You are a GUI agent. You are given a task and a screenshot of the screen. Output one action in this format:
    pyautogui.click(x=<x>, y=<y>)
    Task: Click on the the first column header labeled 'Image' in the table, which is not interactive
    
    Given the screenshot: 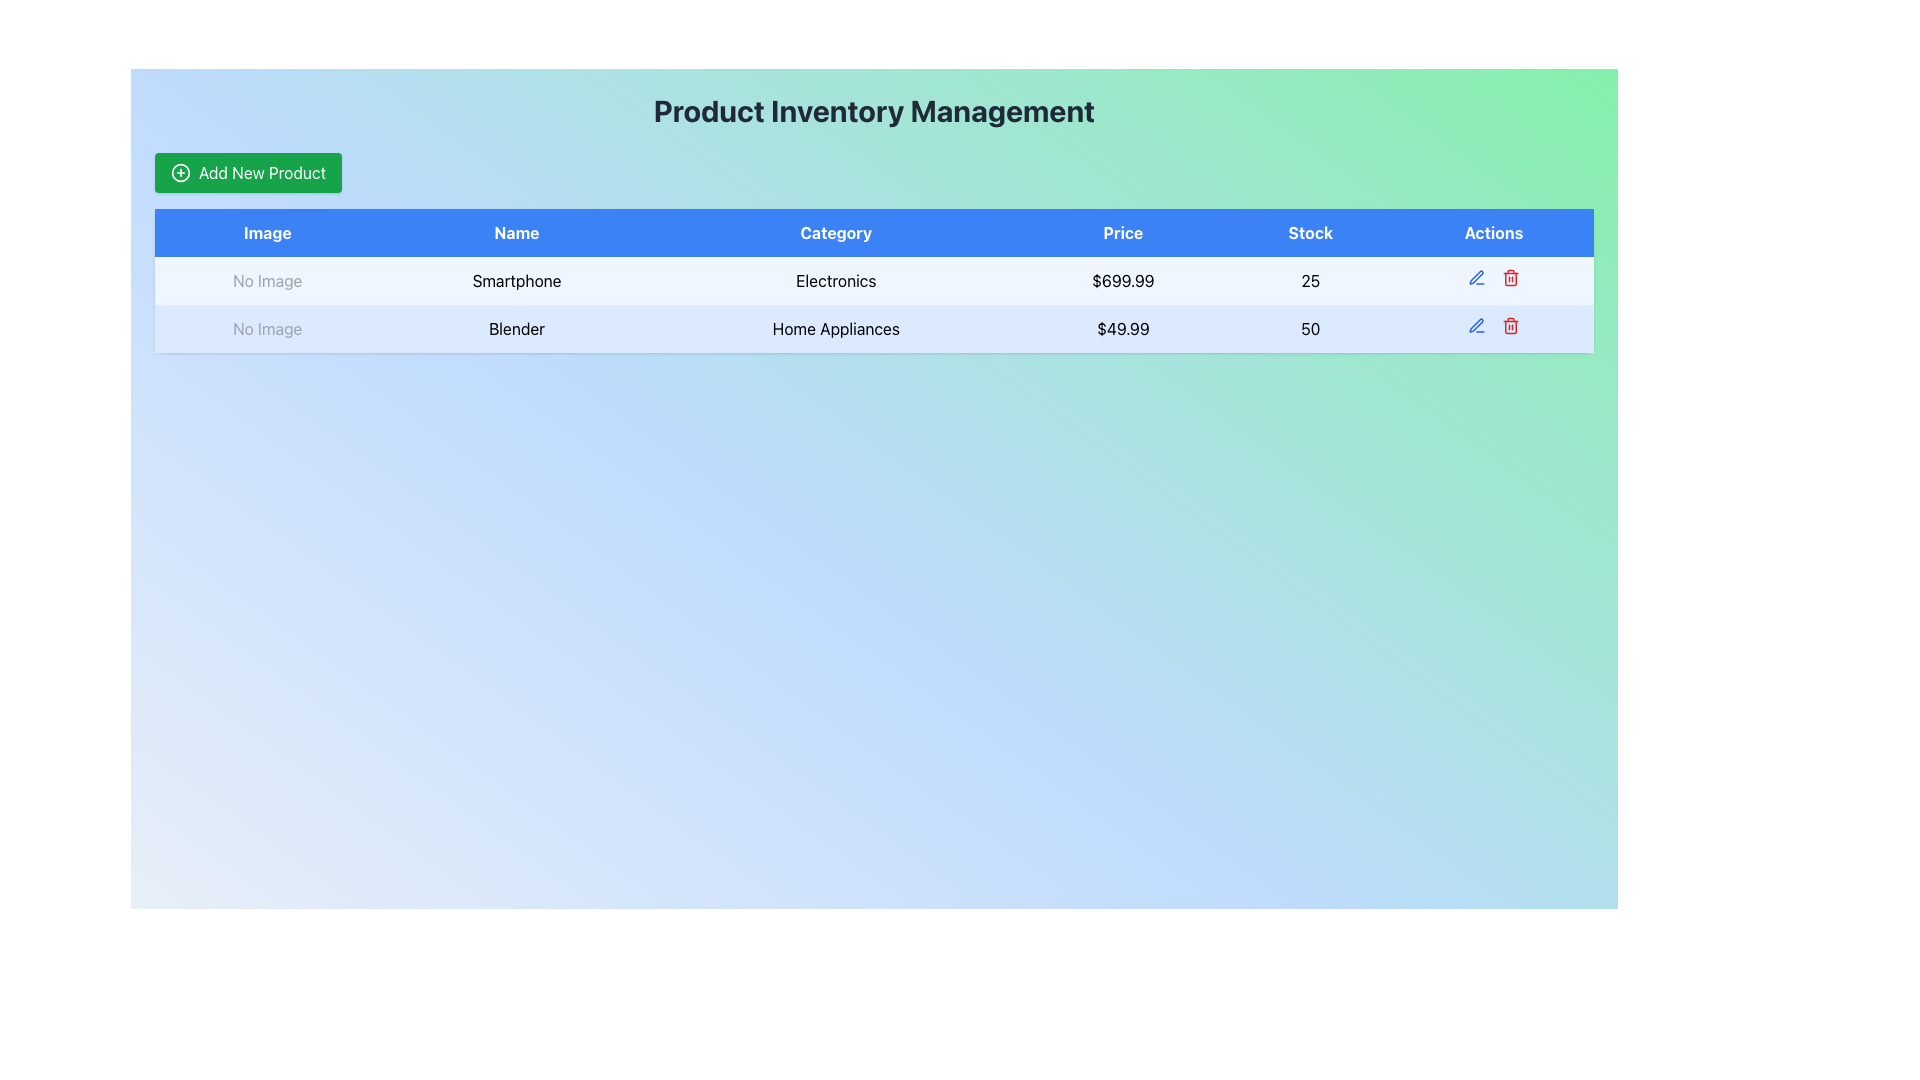 What is the action you would take?
    pyautogui.click(x=266, y=231)
    